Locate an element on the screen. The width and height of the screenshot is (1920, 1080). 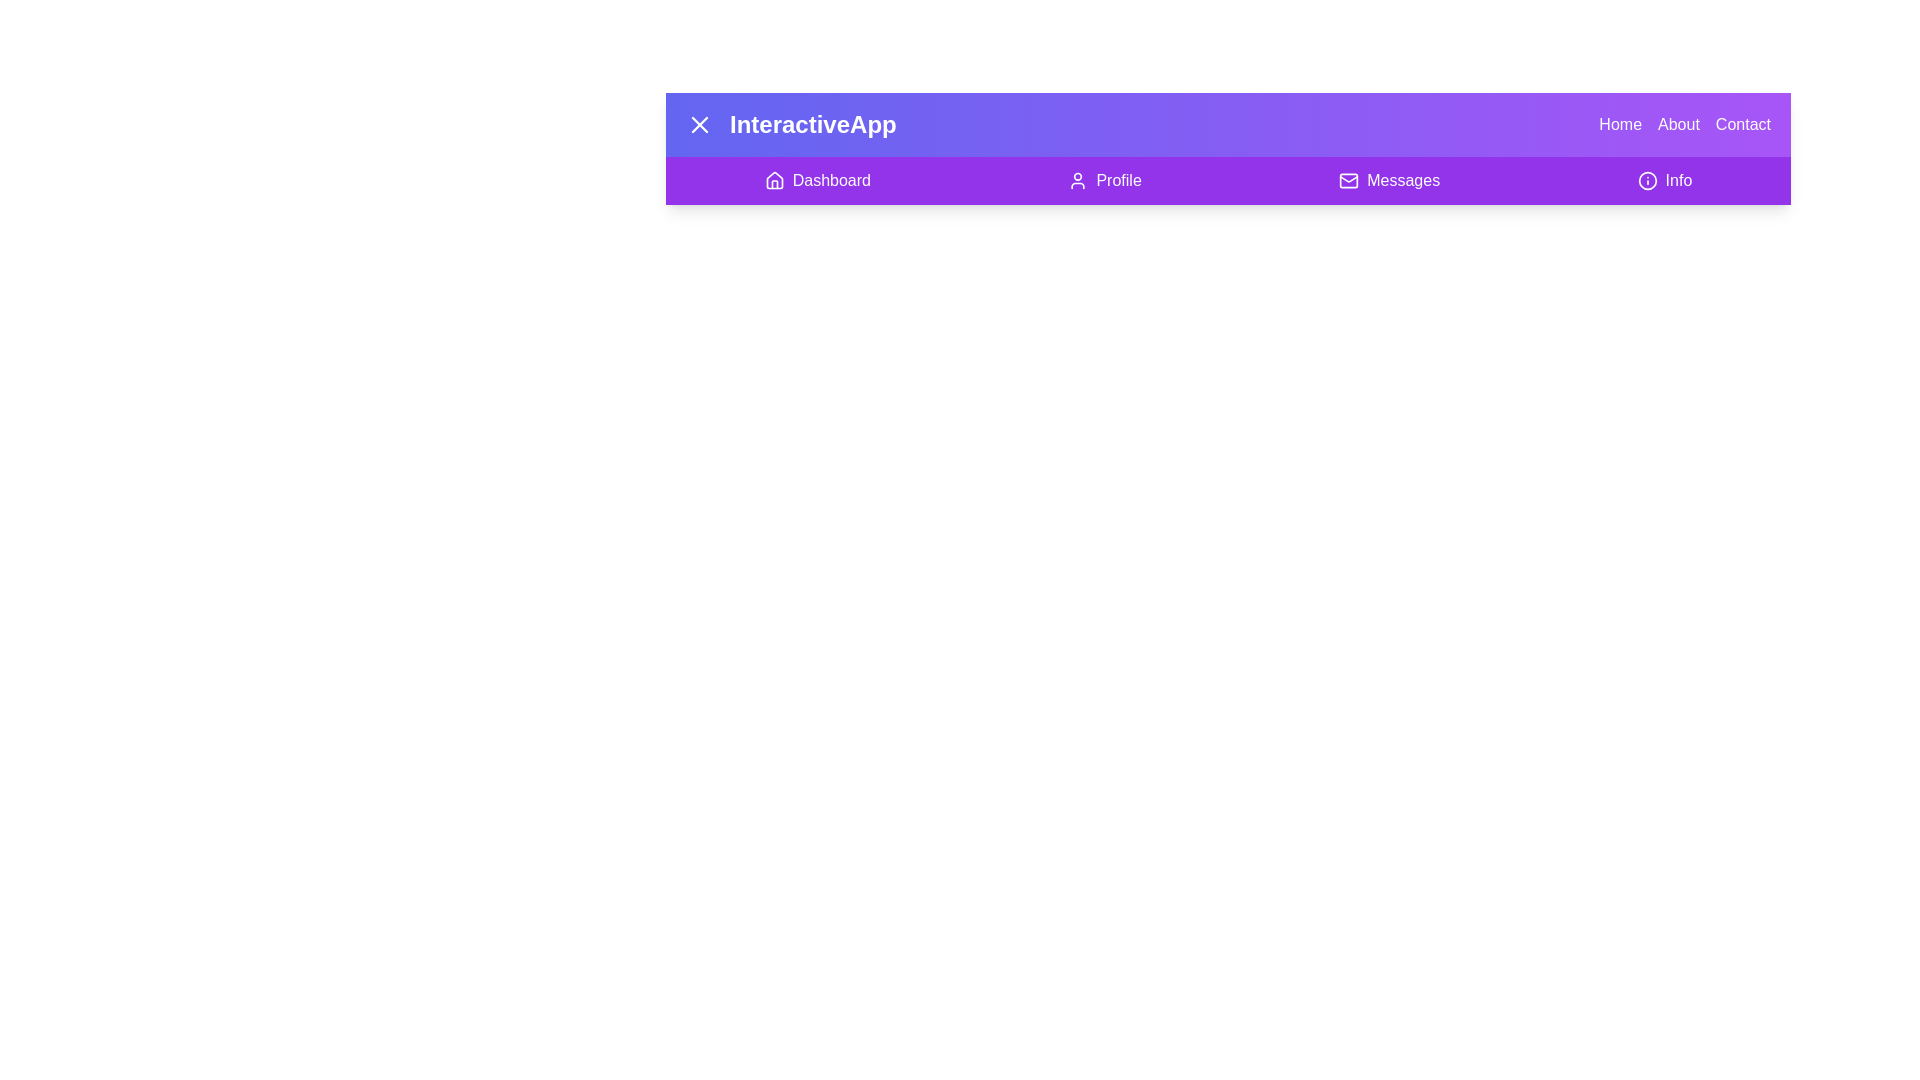
the button labeled Dashboard to observe its hover effect is located at coordinates (817, 181).